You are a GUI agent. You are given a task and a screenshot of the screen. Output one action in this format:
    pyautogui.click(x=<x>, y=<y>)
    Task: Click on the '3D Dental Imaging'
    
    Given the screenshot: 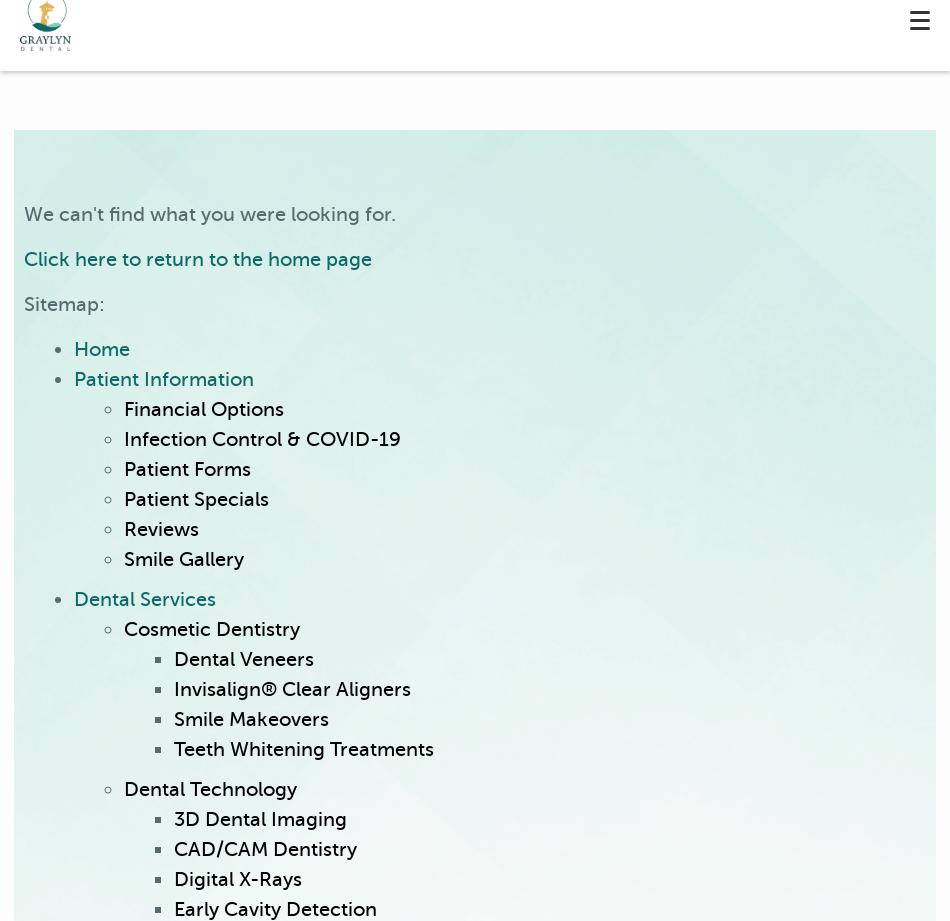 What is the action you would take?
    pyautogui.click(x=259, y=818)
    